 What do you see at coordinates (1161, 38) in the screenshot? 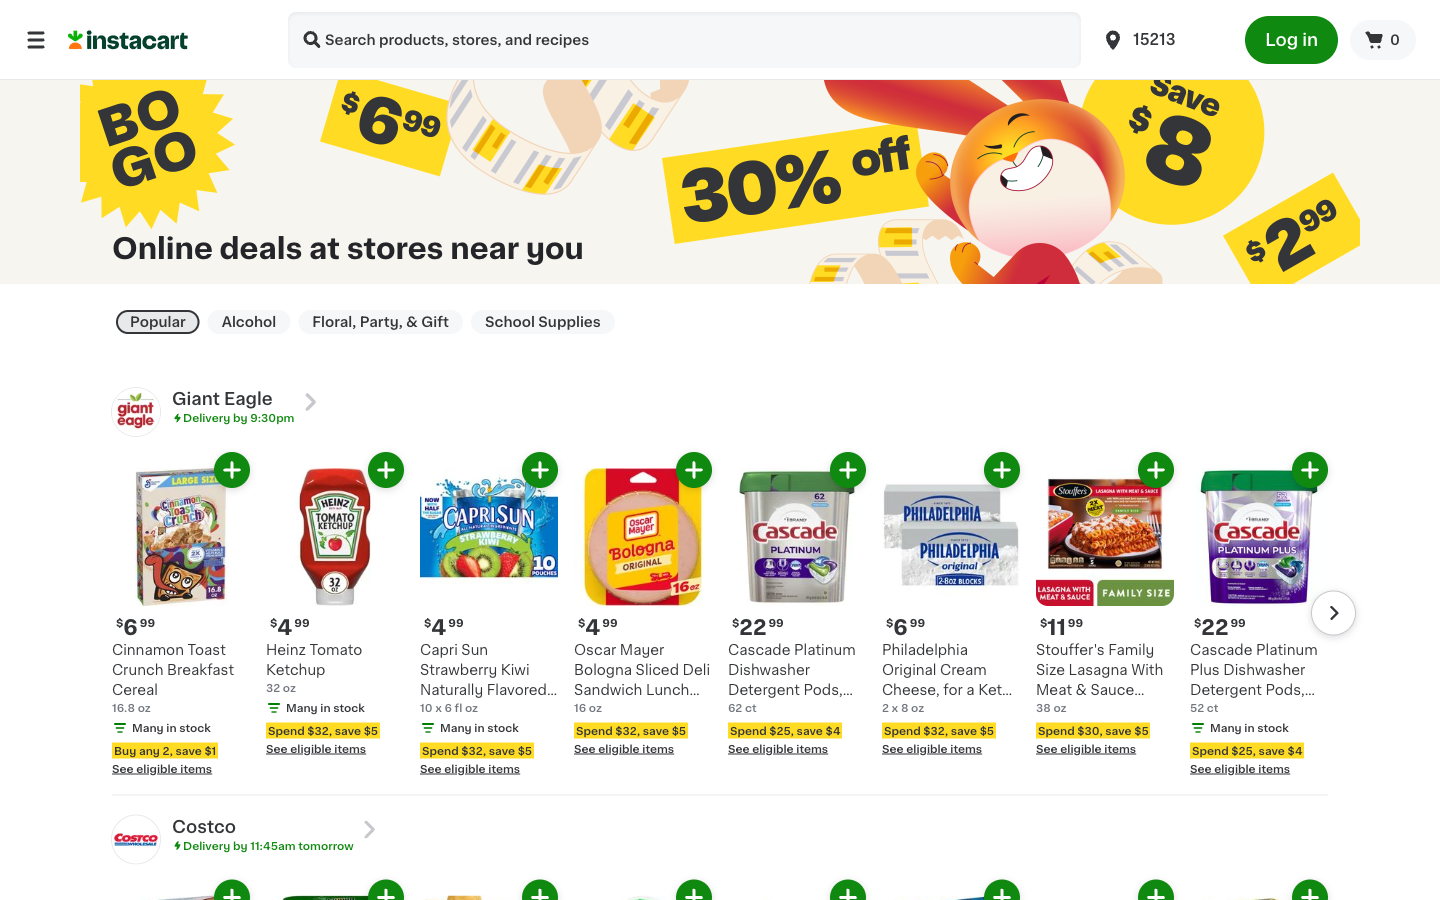
I see `Fetch all the merchandise listed for the city of Pittsburgh` at bounding box center [1161, 38].